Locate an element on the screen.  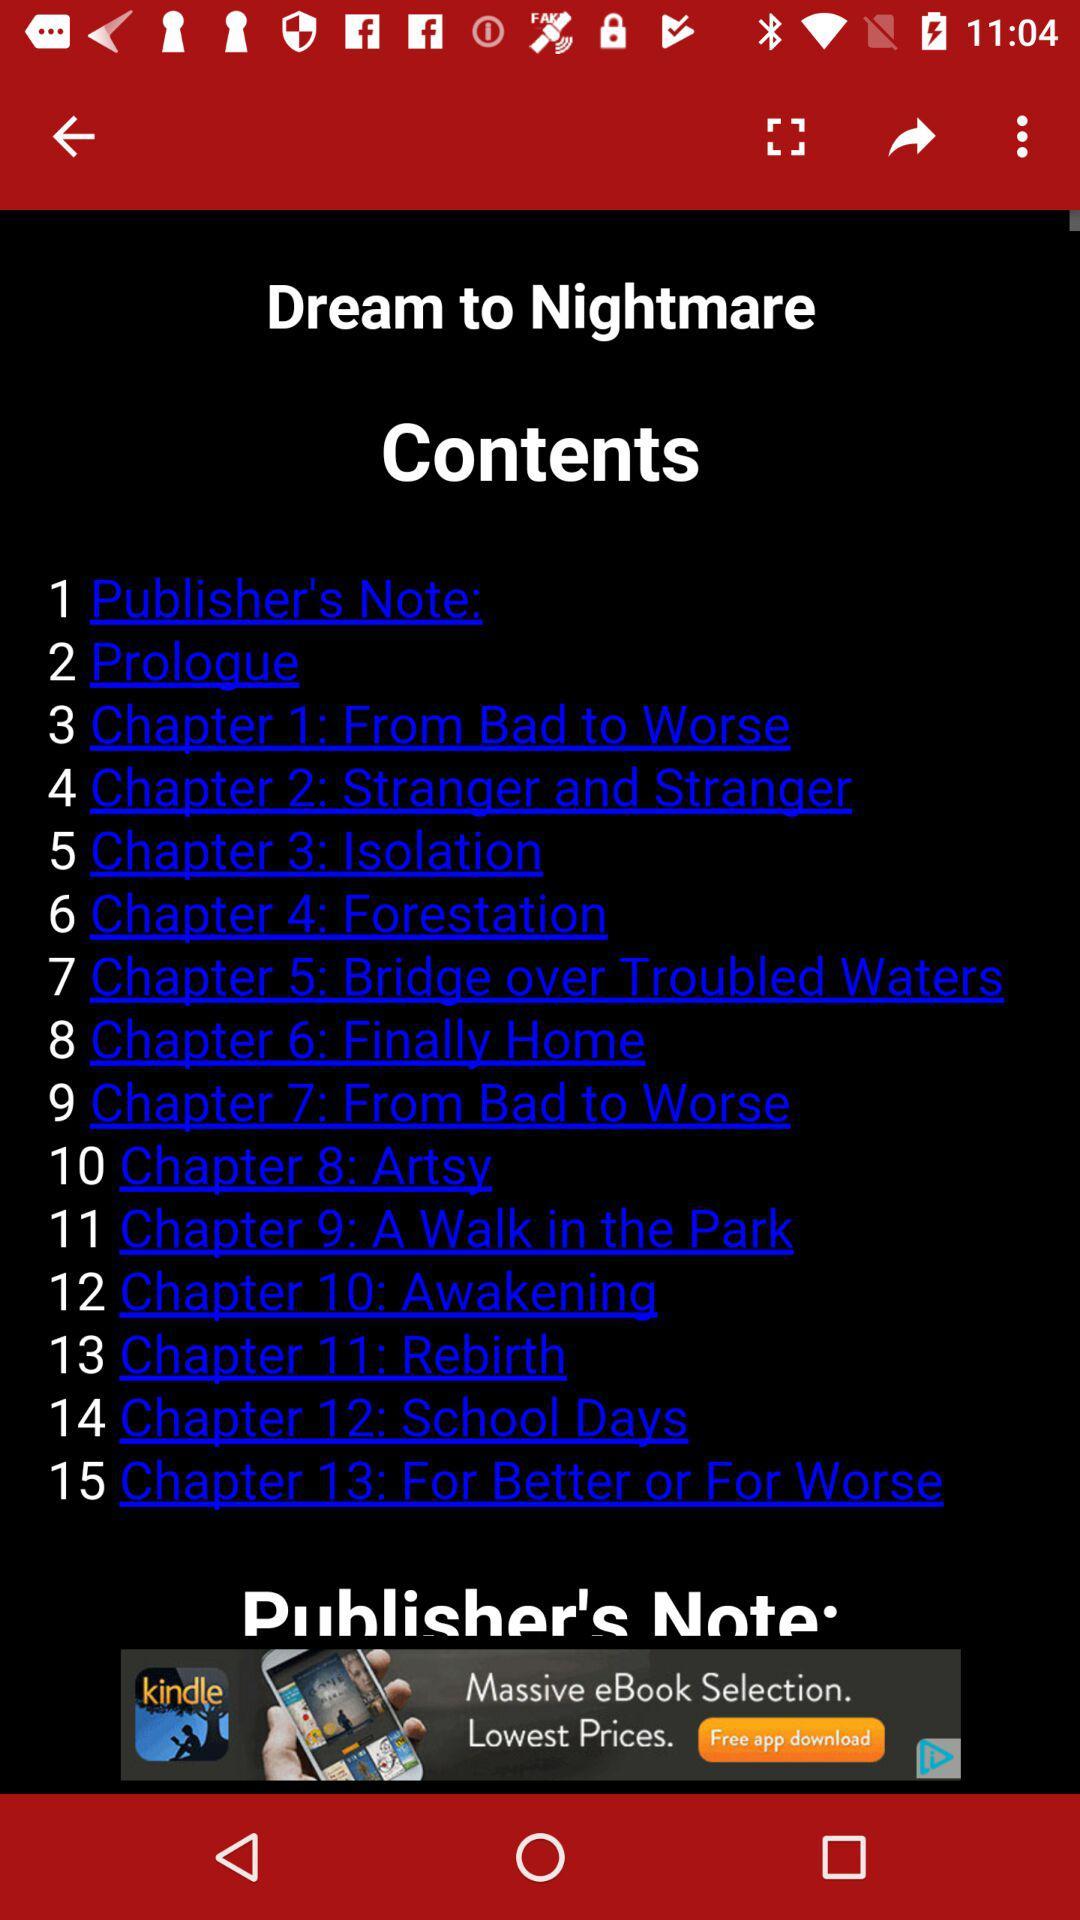
advertisement banner is located at coordinates (540, 1713).